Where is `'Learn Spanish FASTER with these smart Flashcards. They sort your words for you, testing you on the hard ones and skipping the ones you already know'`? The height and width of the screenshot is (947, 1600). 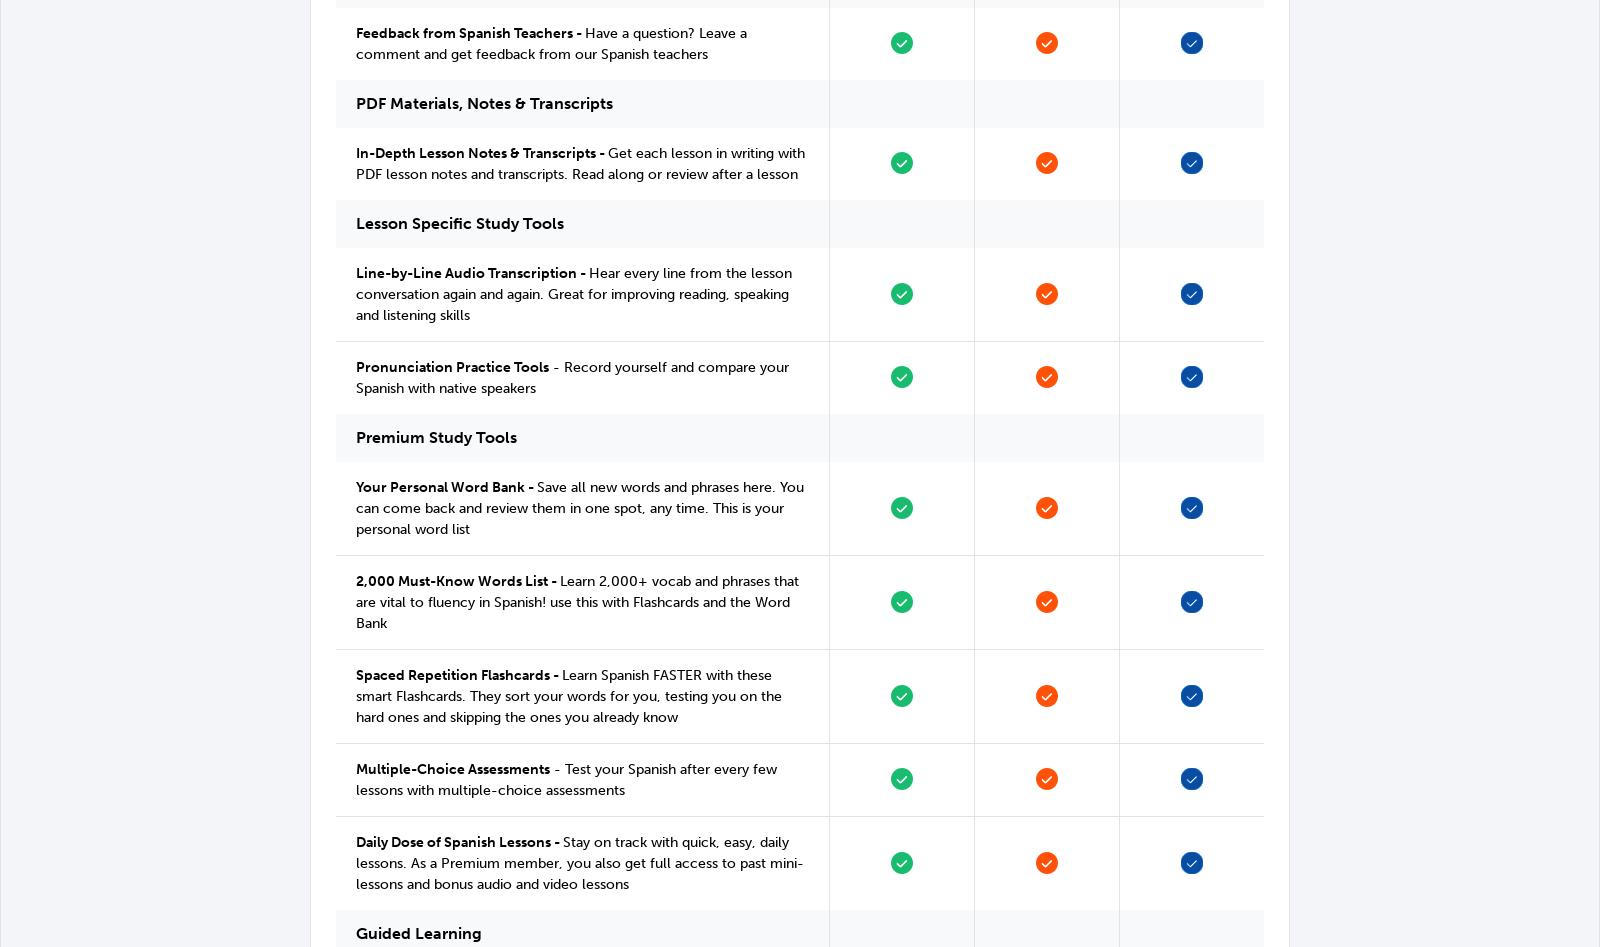
'Learn Spanish FASTER with these smart Flashcards. They sort your words for you, testing you on the hard ones and skipping the ones you already know' is located at coordinates (567, 695).